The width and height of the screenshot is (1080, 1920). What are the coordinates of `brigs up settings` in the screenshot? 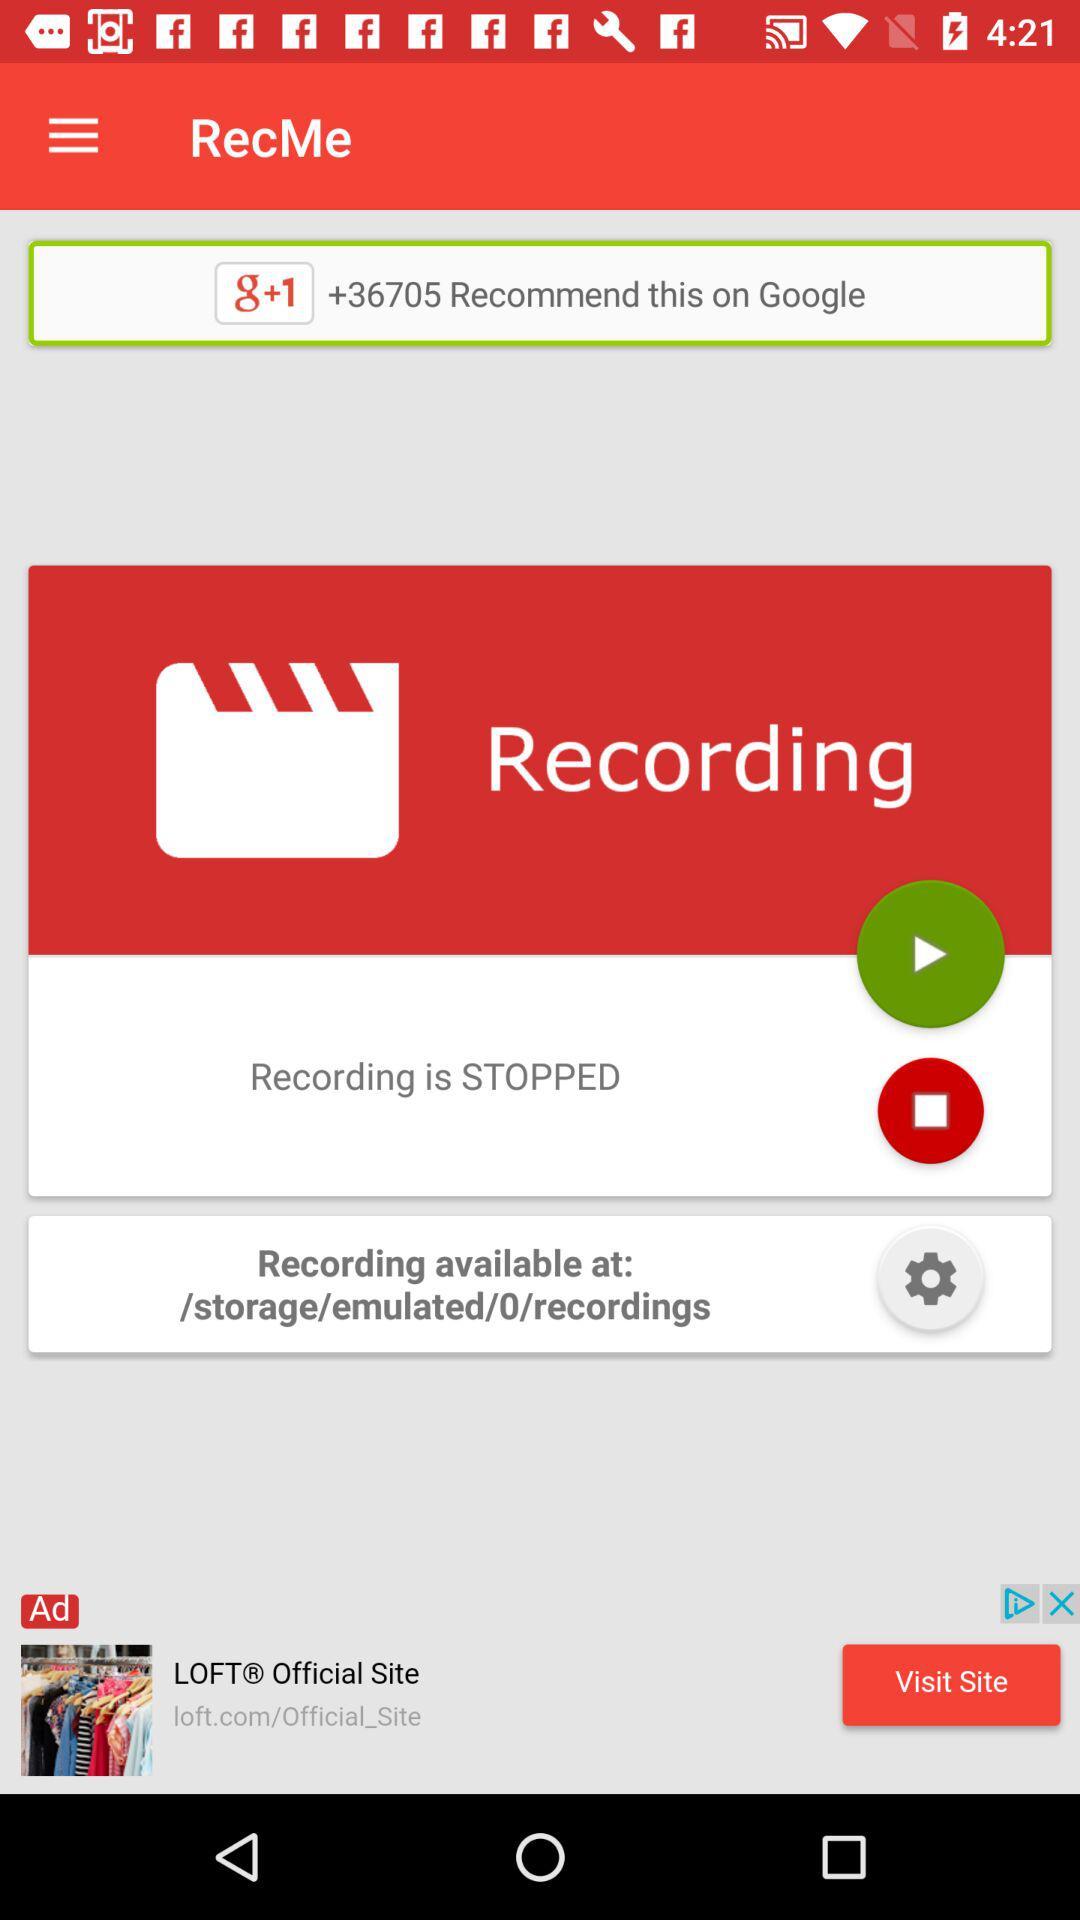 It's located at (930, 1283).